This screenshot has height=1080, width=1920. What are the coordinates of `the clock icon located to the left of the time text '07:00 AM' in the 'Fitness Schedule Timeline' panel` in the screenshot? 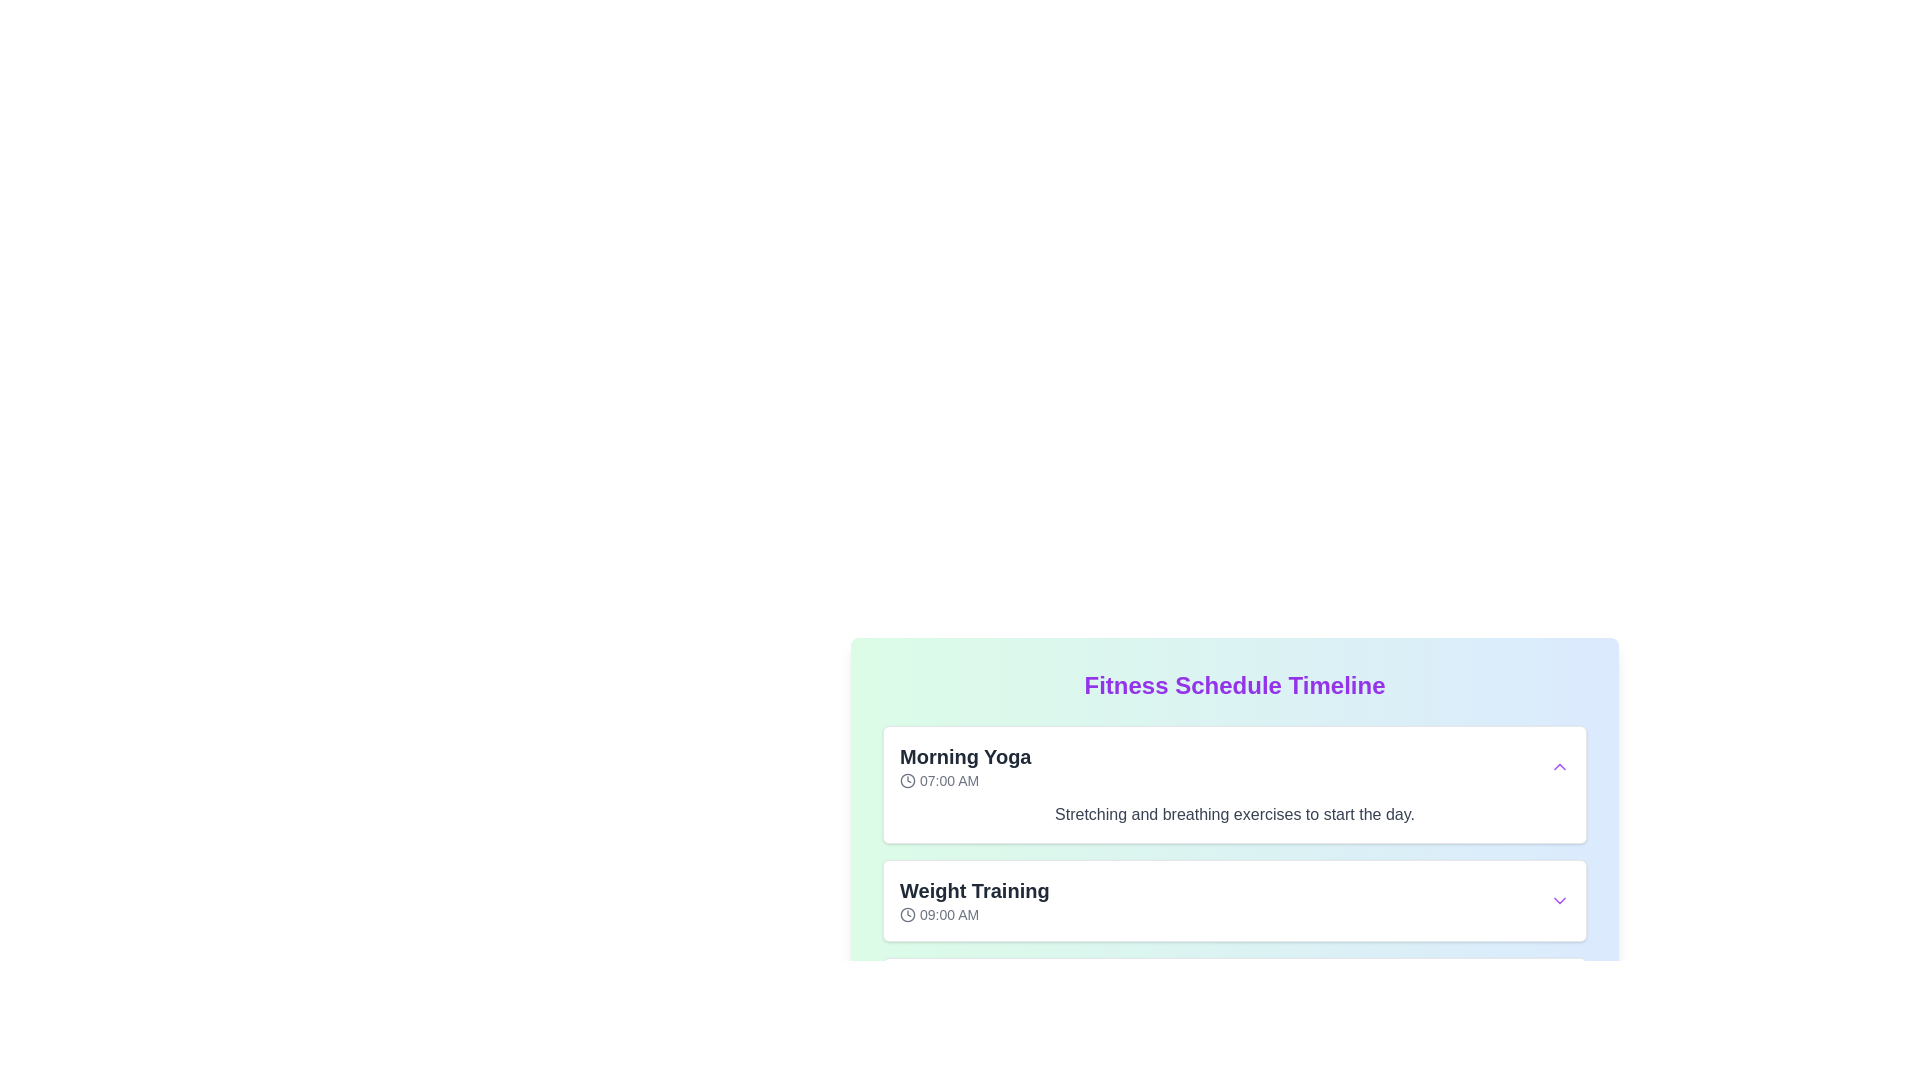 It's located at (906, 779).